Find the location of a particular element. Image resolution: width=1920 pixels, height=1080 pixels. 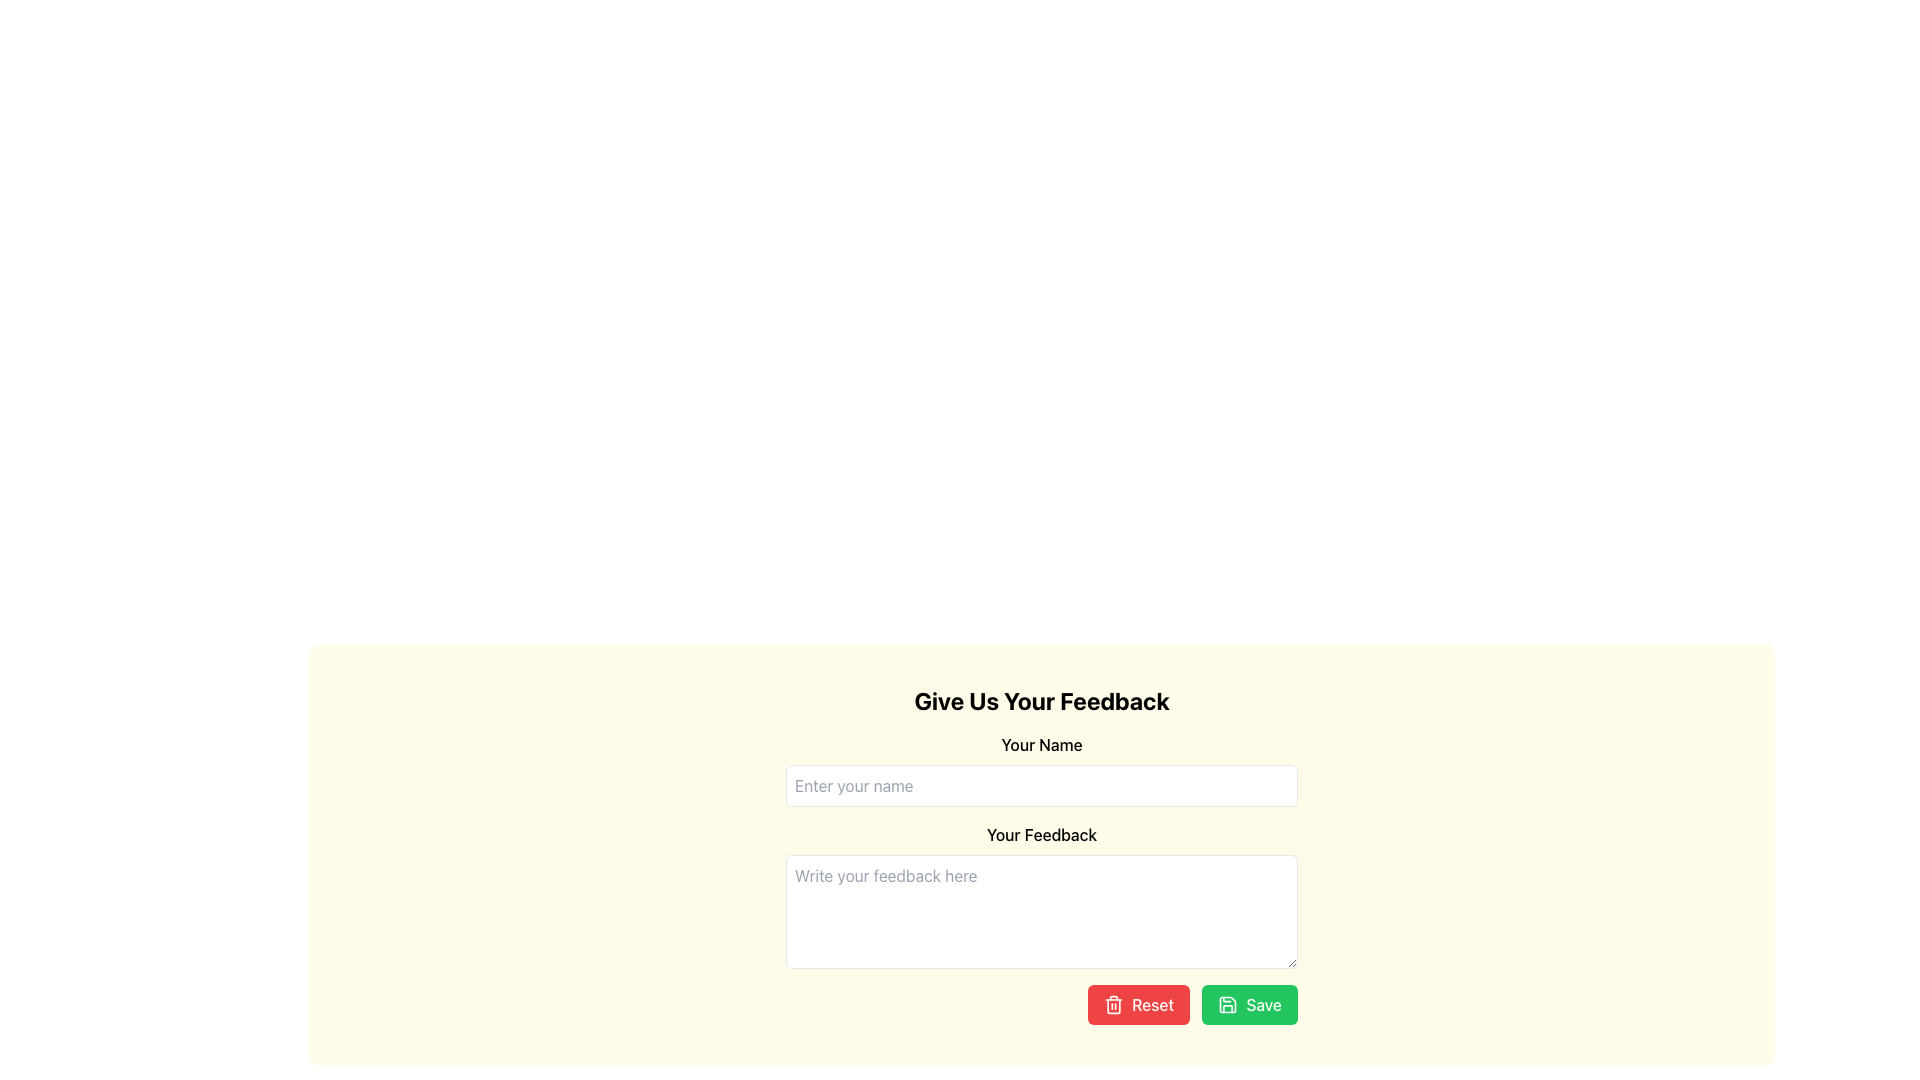

the 'Save' button, which has a green background, white text, and a floppy disk icon, located at the bottom-right corner of the feedback form is located at coordinates (1248, 1005).